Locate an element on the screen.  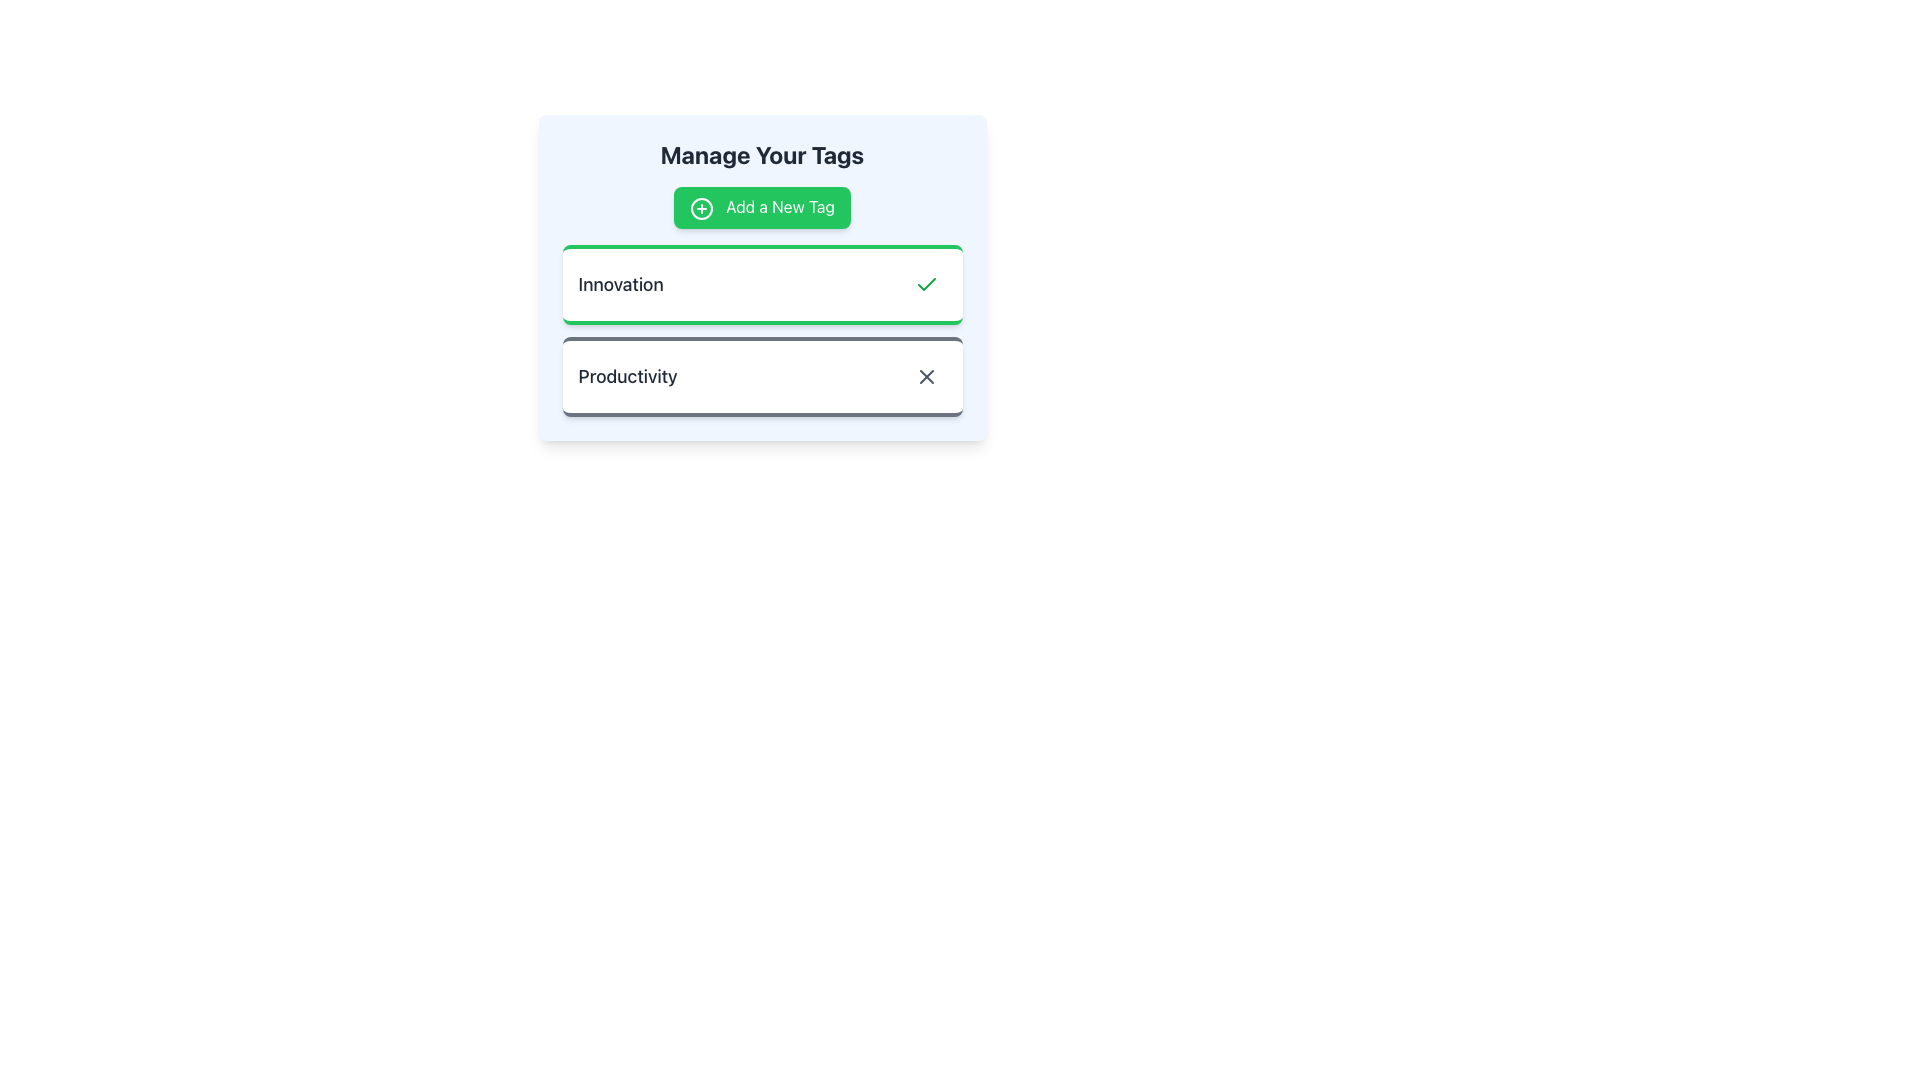
the button that adds a new tag, located below the 'Manage Your Tags' title is located at coordinates (761, 207).